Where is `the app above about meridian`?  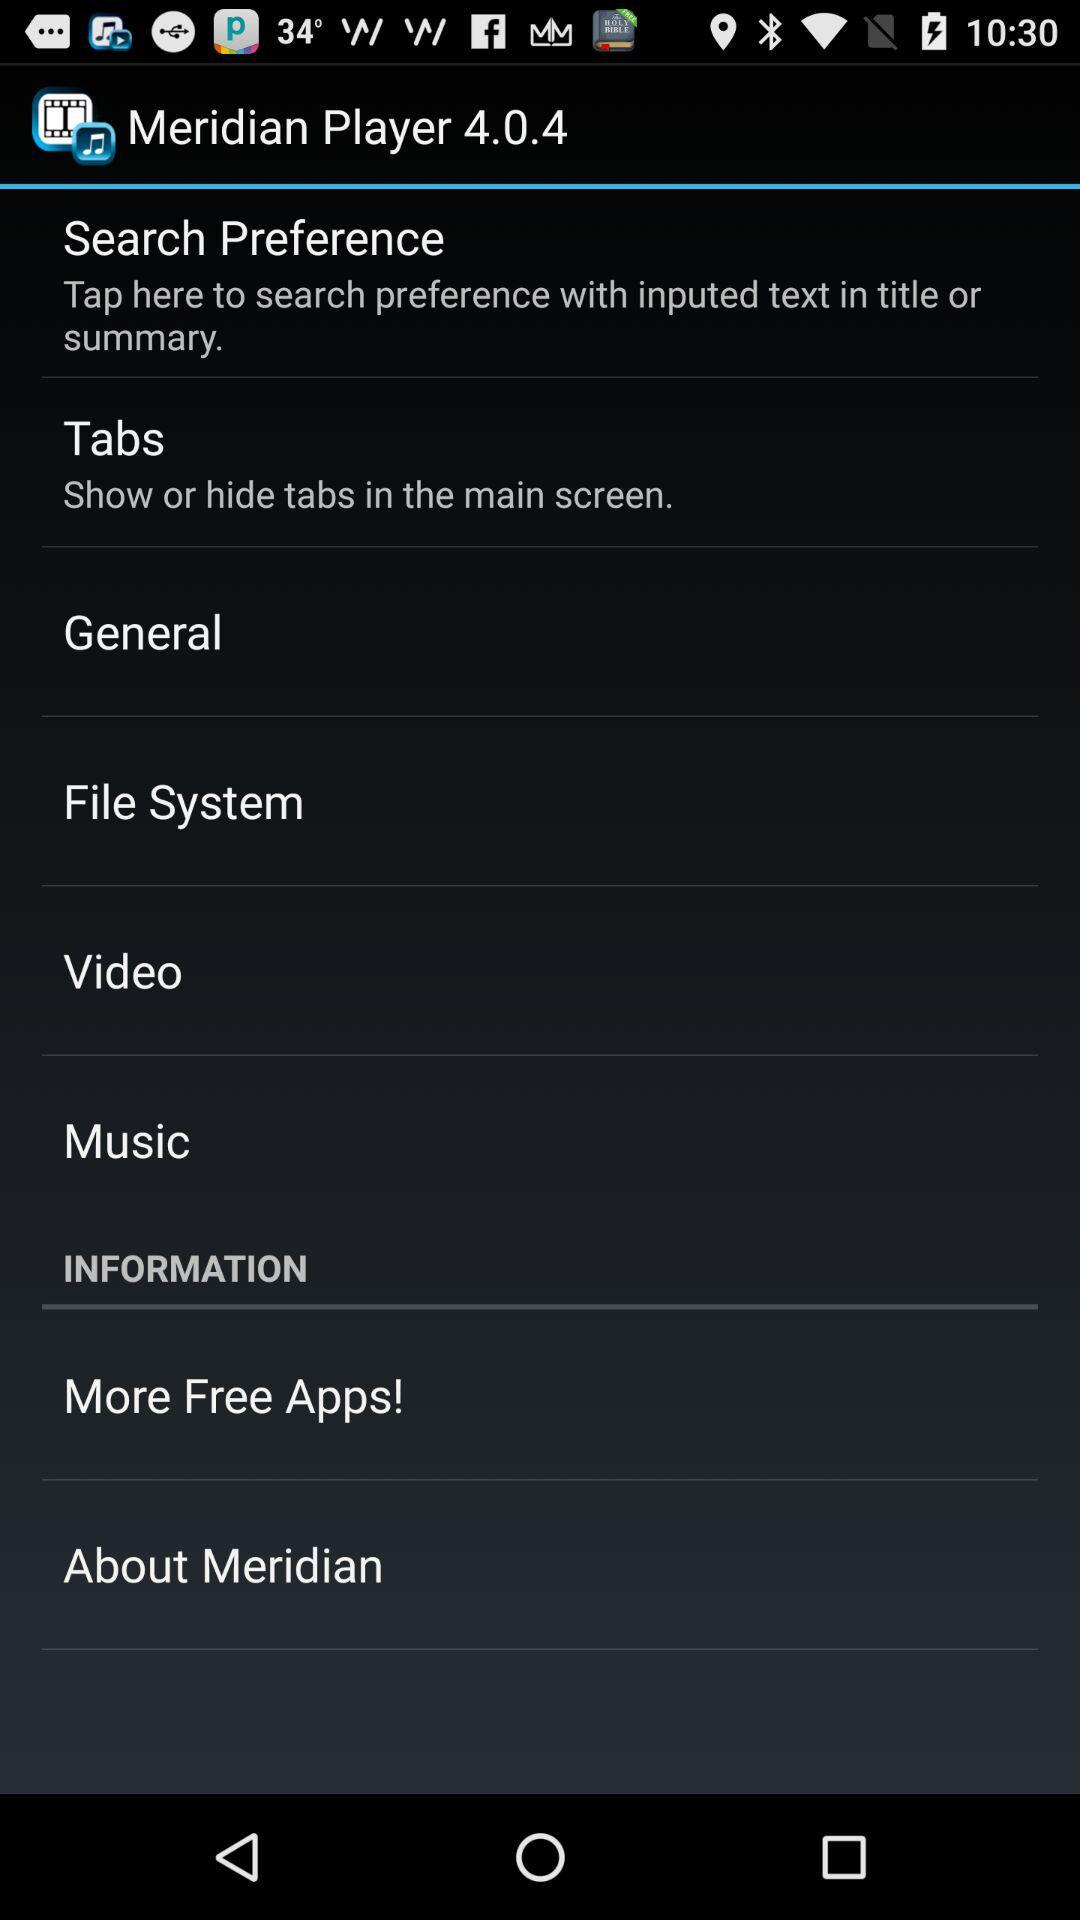
the app above about meridian is located at coordinates (232, 1393).